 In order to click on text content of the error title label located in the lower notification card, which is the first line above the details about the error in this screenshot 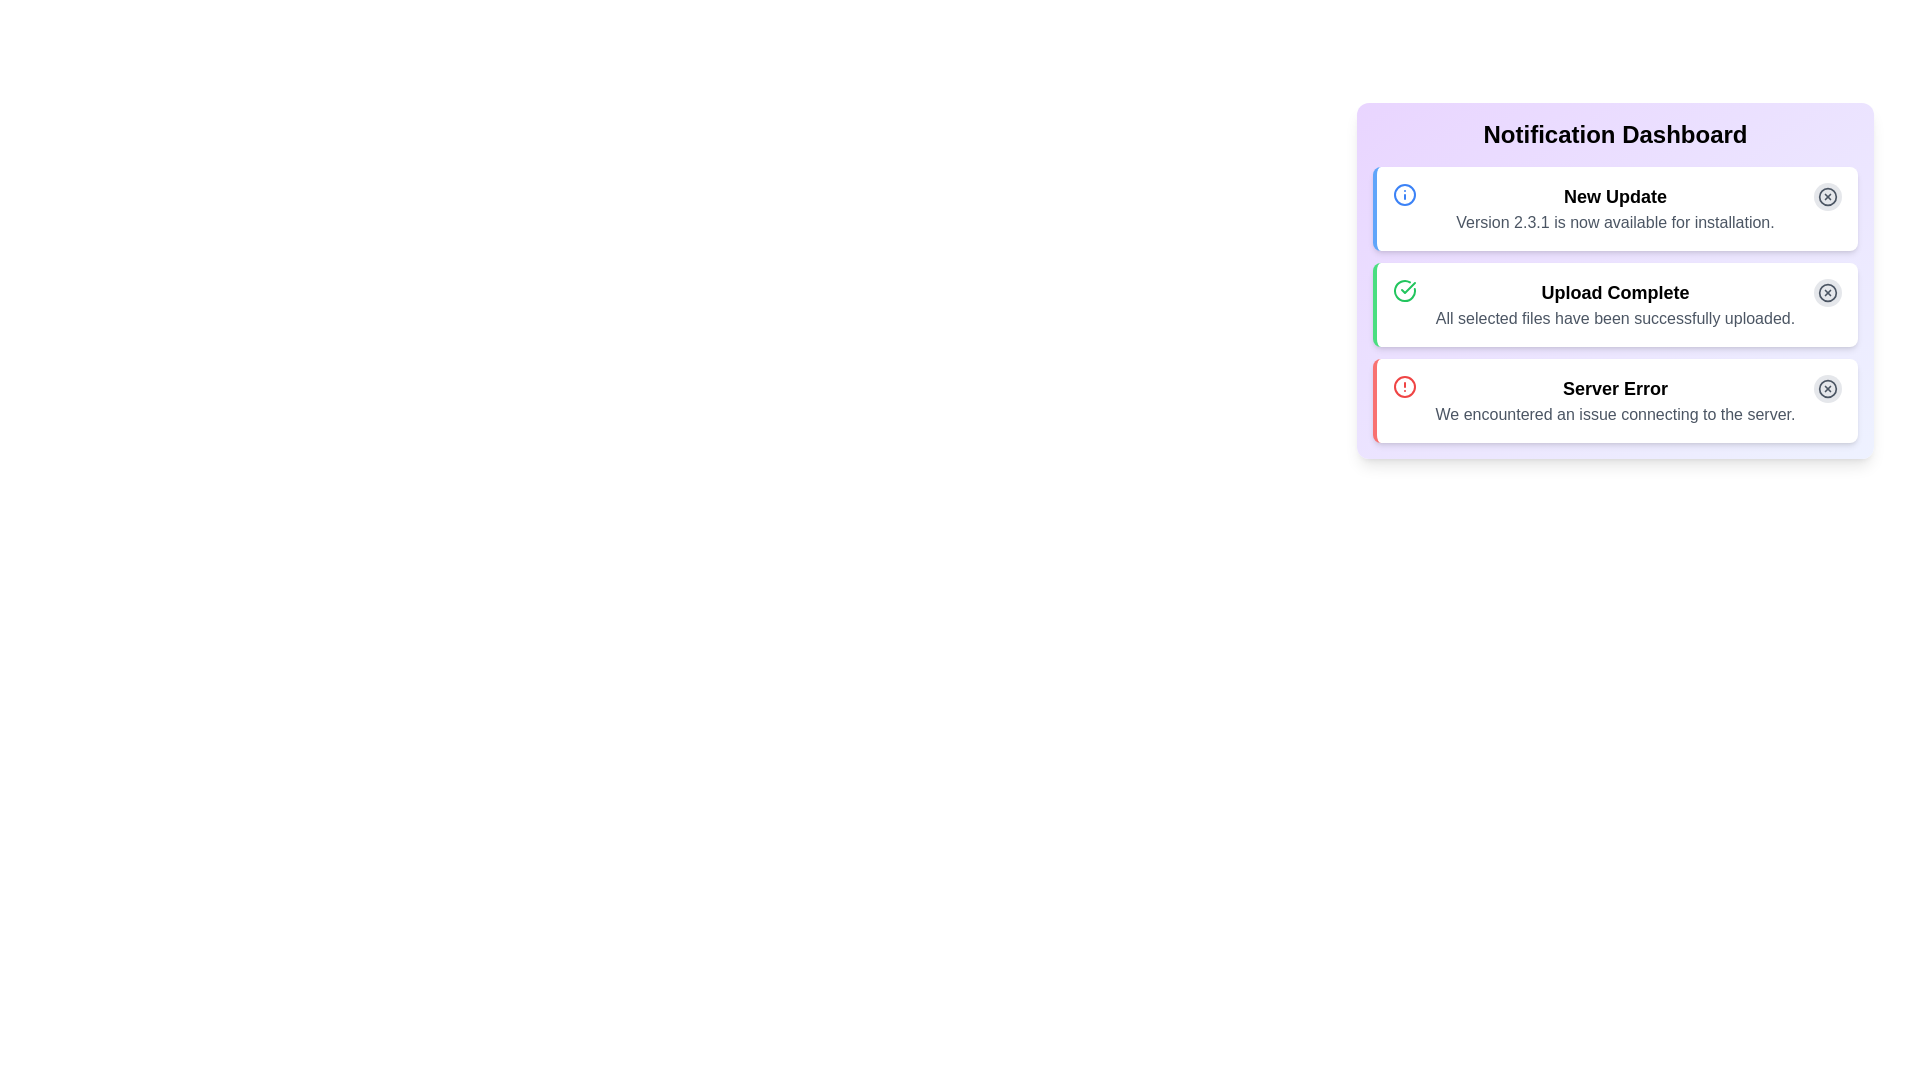, I will do `click(1615, 389)`.